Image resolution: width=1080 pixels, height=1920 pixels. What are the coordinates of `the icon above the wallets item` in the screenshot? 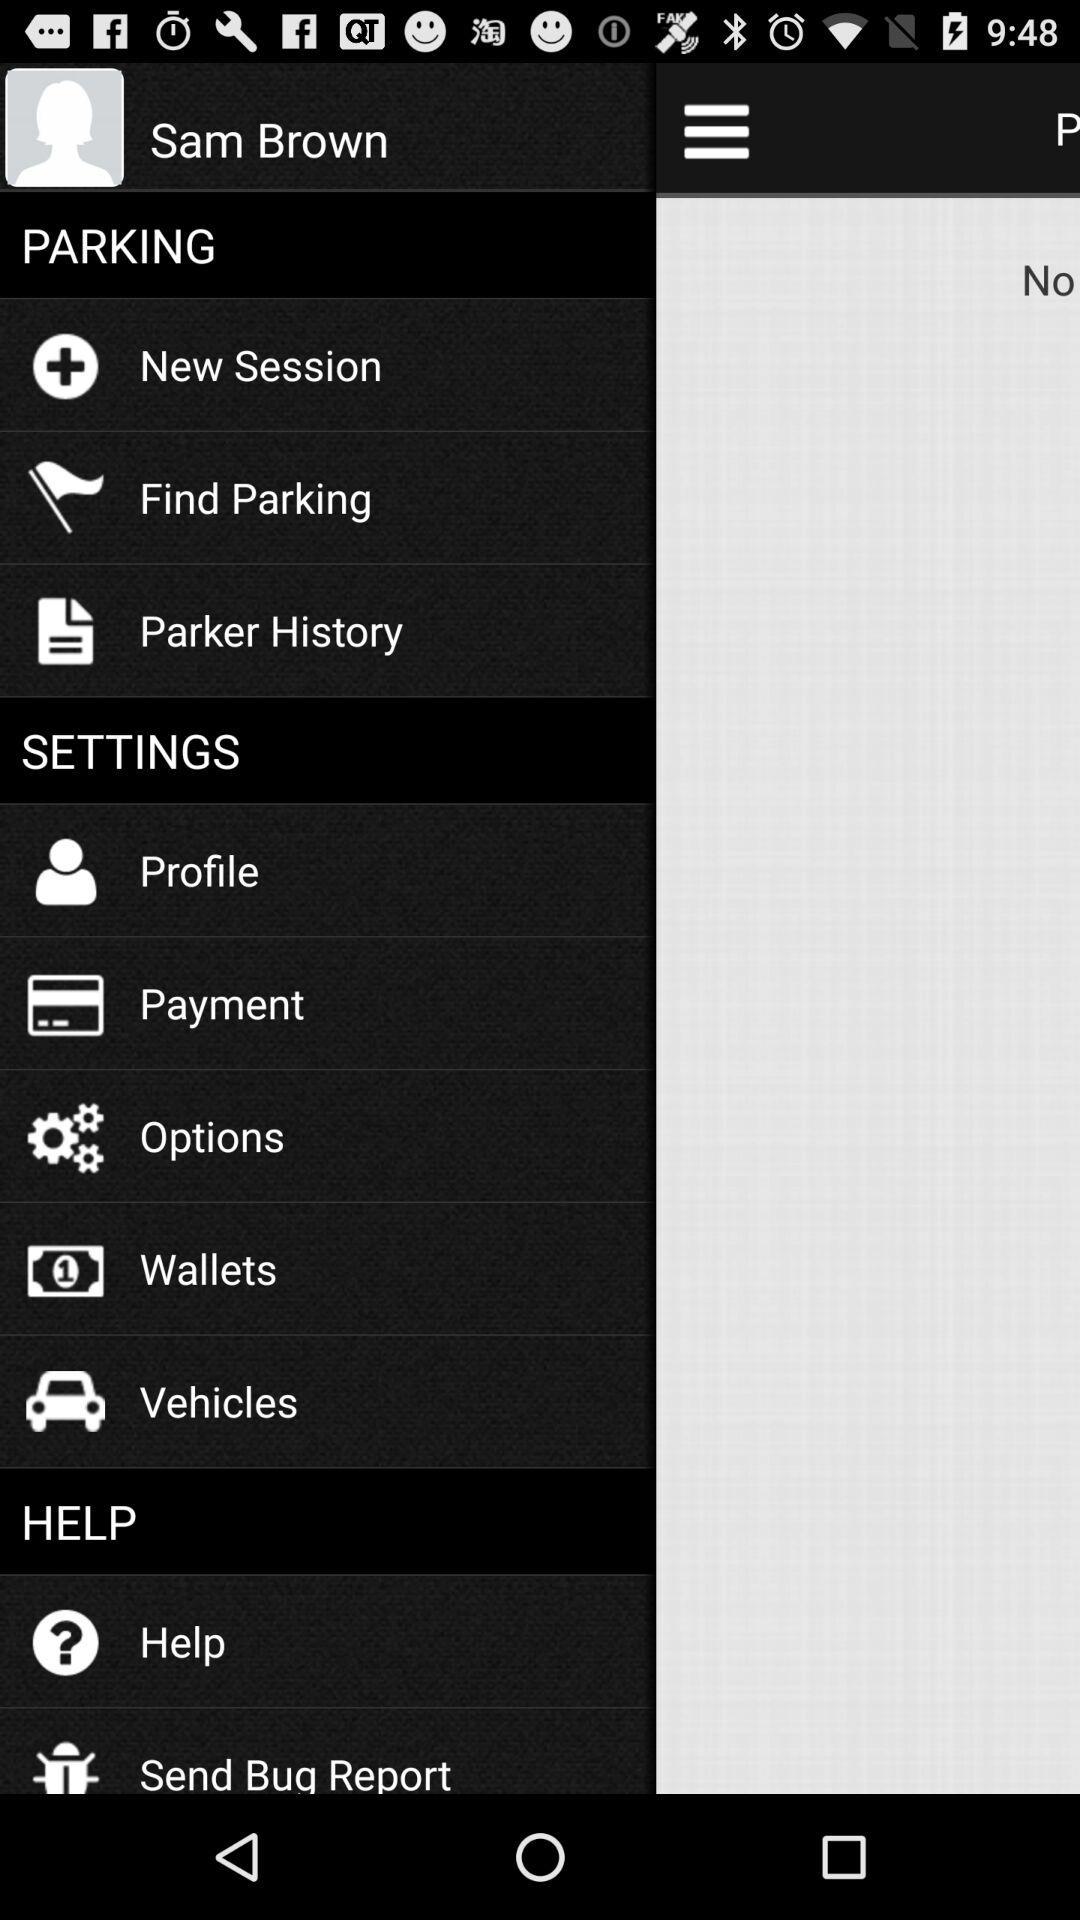 It's located at (212, 1135).